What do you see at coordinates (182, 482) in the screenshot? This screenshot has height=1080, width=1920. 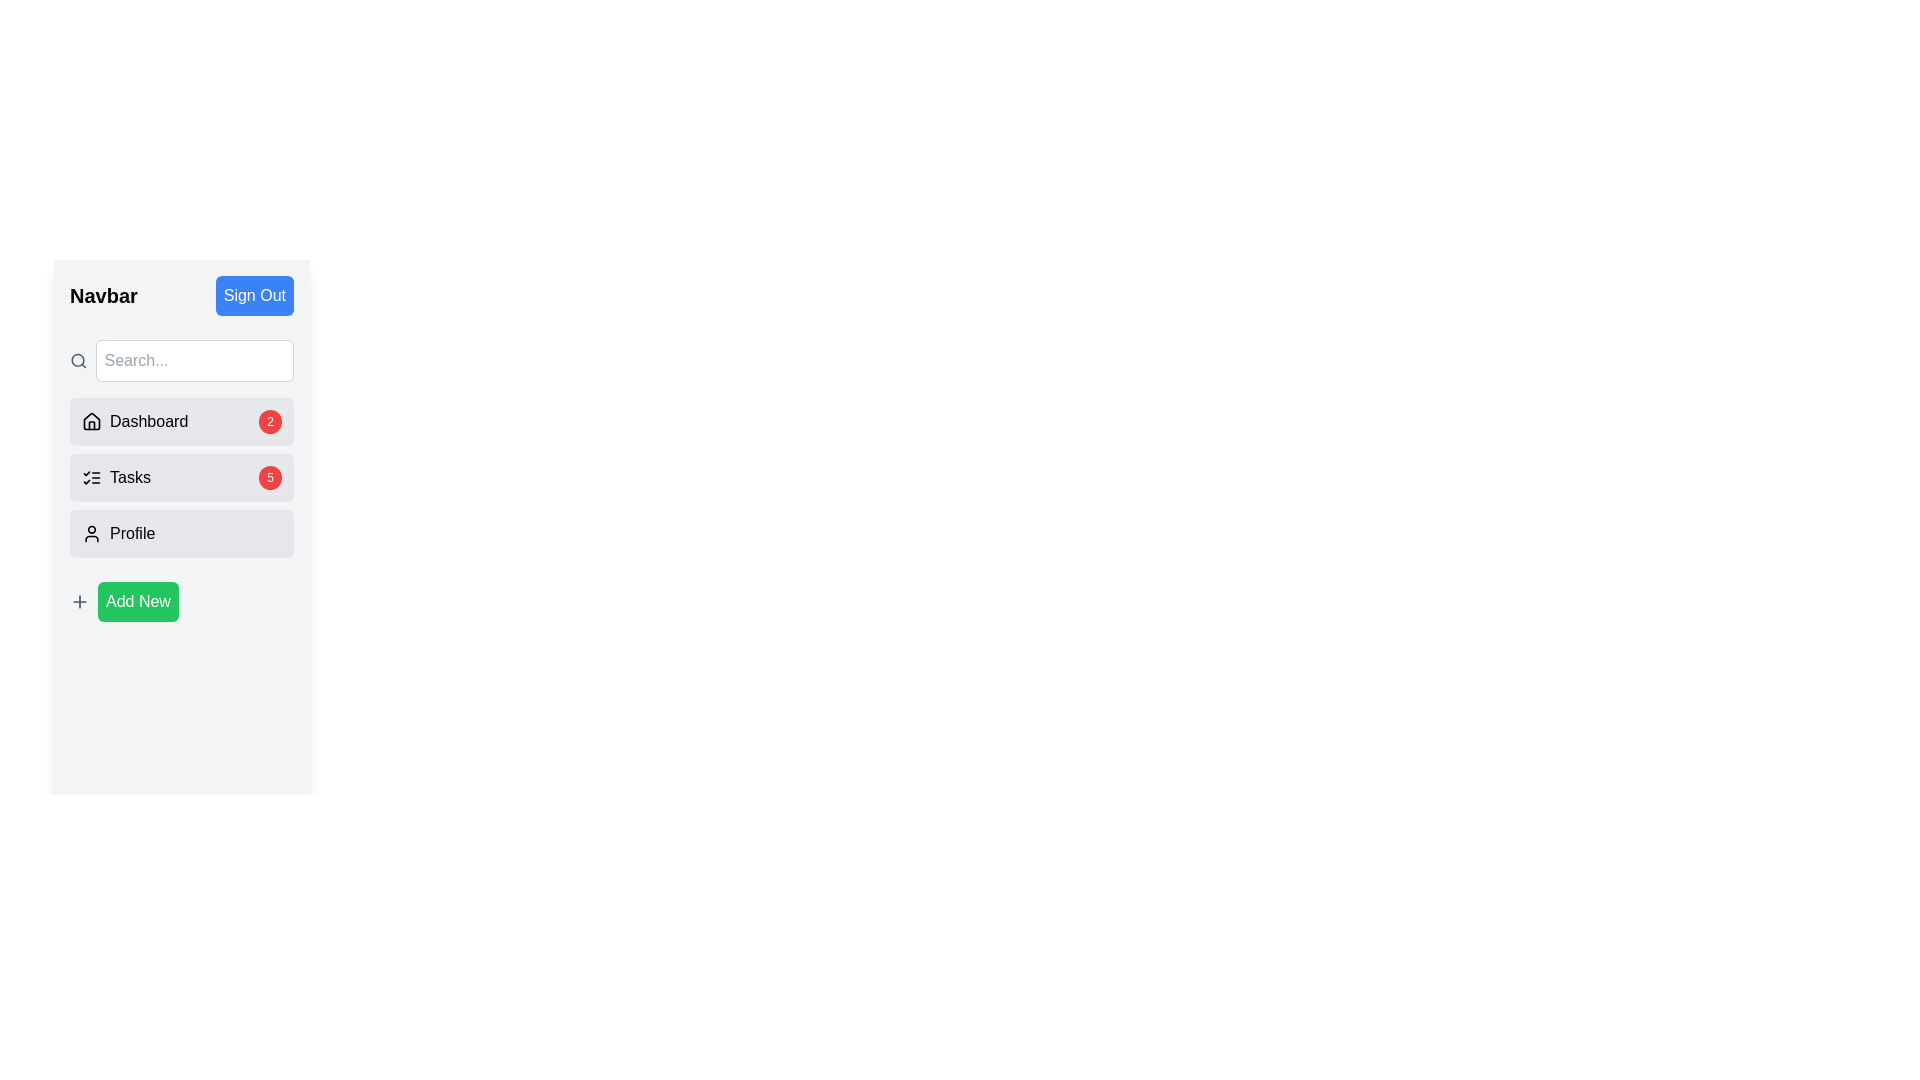 I see `the navigation menu item to switch sections in the application, located in the sidebar below the search bar` at bounding box center [182, 482].